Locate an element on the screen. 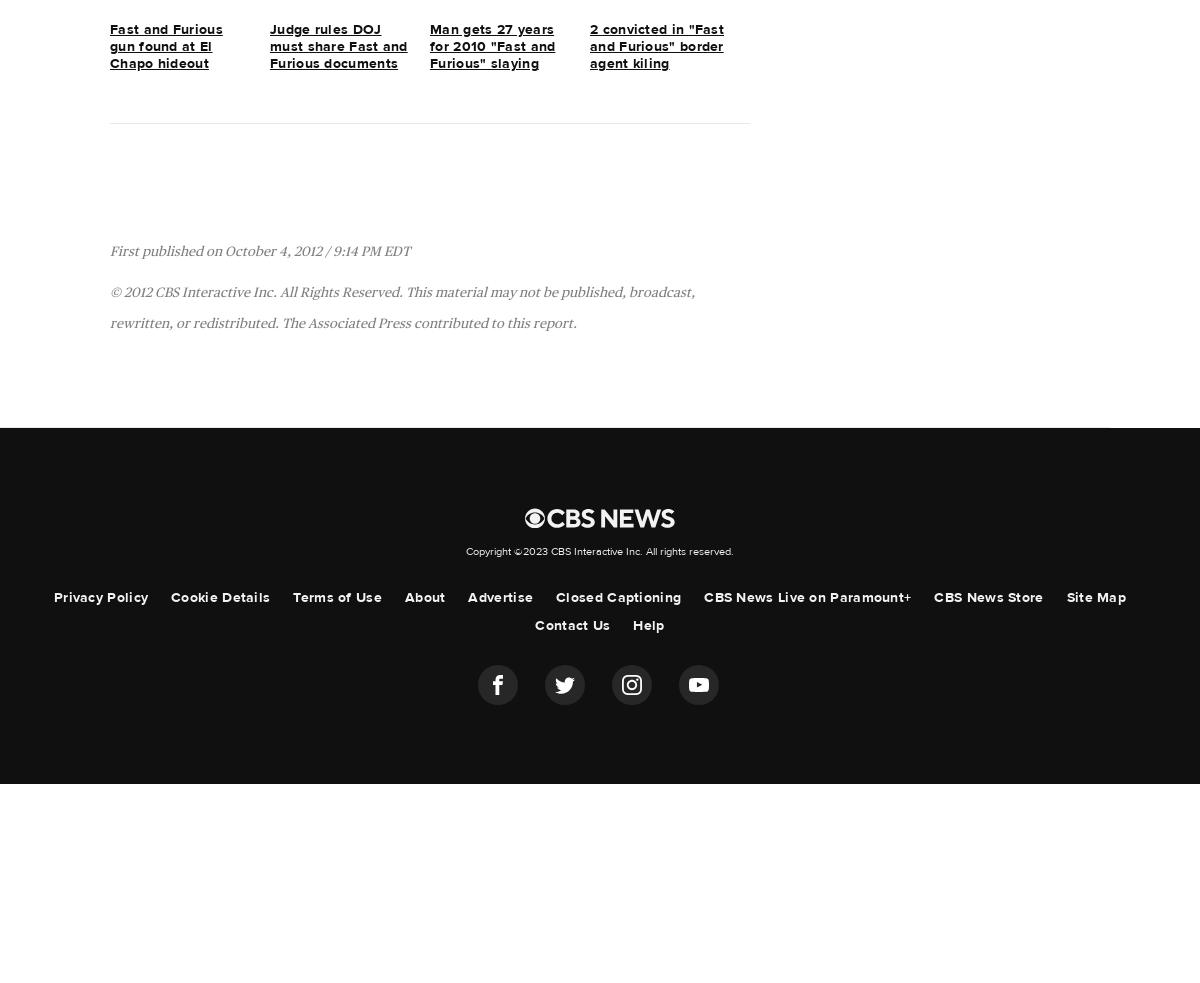 Image resolution: width=1200 pixels, height=983 pixels. 'Cookie Details' is located at coordinates (169, 597).